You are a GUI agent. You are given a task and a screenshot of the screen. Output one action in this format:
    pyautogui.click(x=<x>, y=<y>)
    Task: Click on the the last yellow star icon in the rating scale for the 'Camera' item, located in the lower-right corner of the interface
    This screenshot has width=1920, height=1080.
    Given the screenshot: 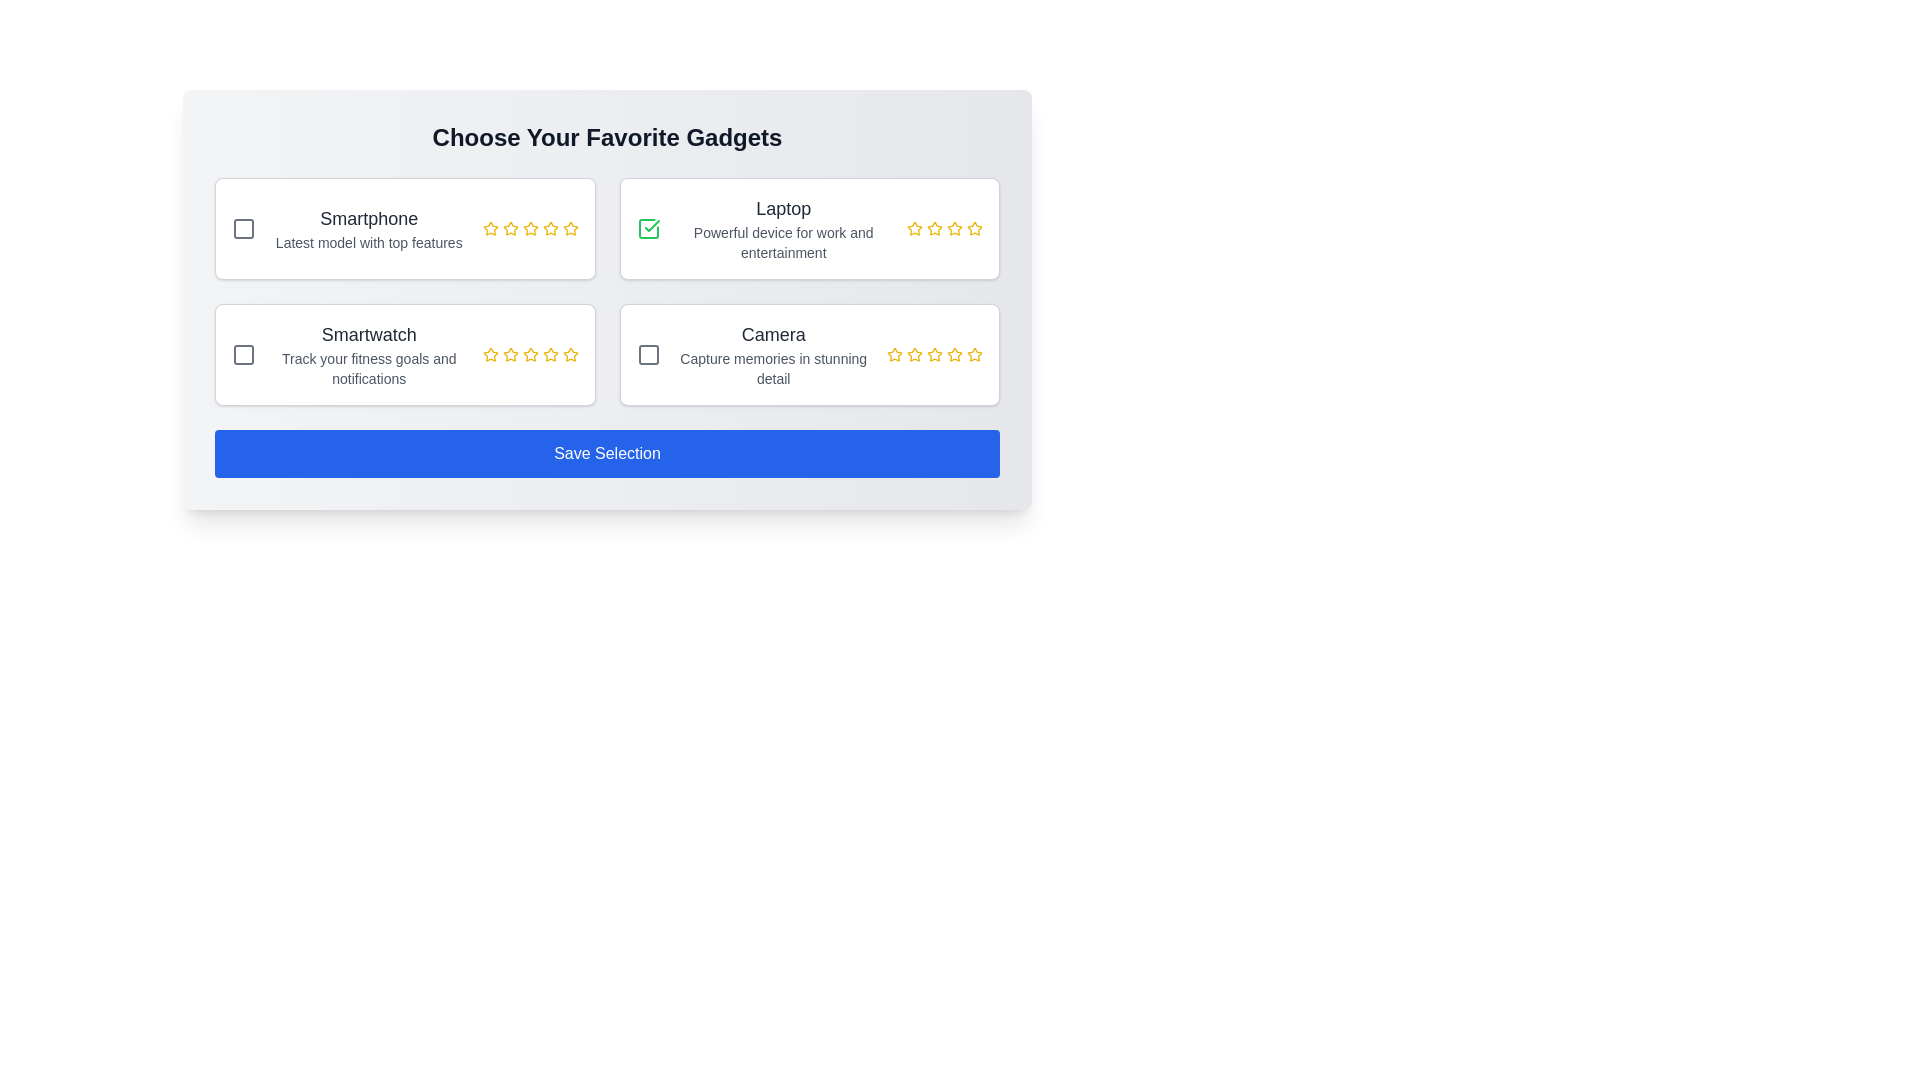 What is the action you would take?
    pyautogui.click(x=974, y=353)
    